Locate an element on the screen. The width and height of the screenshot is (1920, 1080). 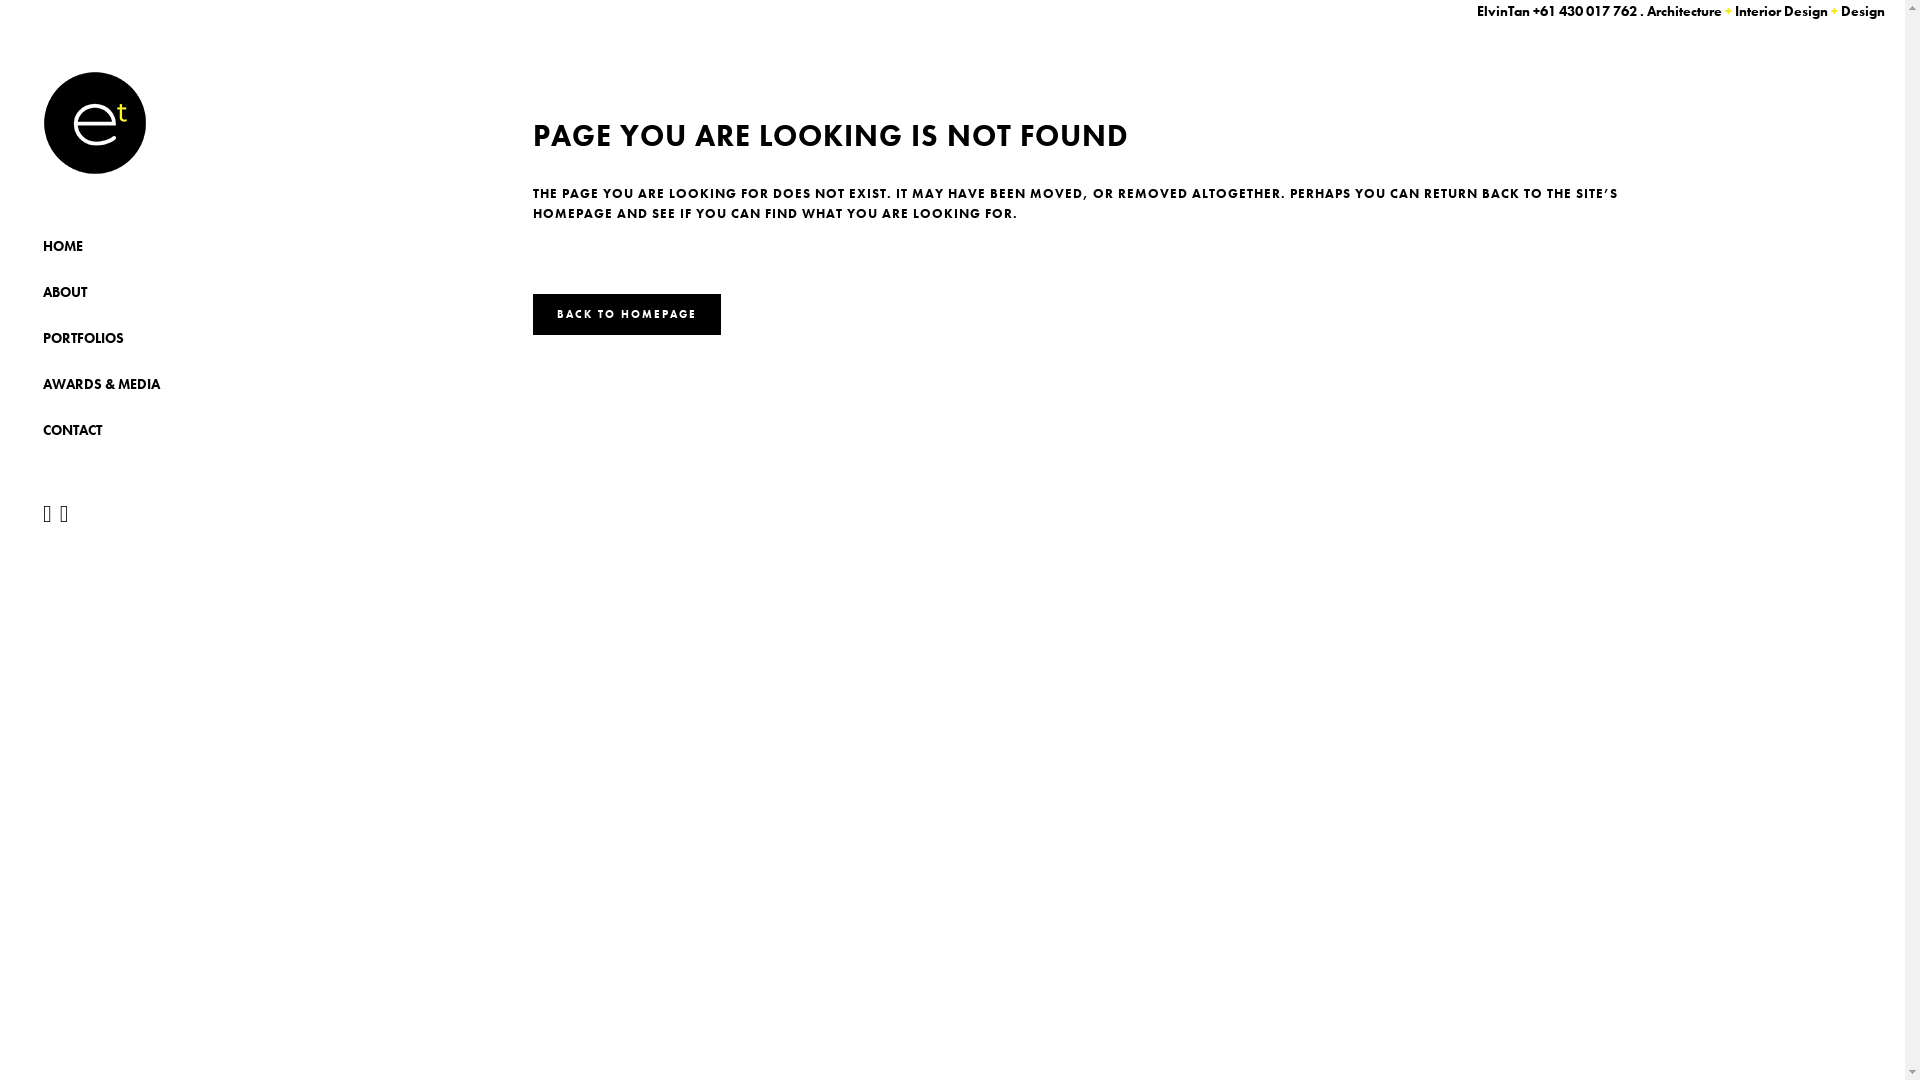
'BACK TO HOMEPAGE' is located at coordinates (624, 314).